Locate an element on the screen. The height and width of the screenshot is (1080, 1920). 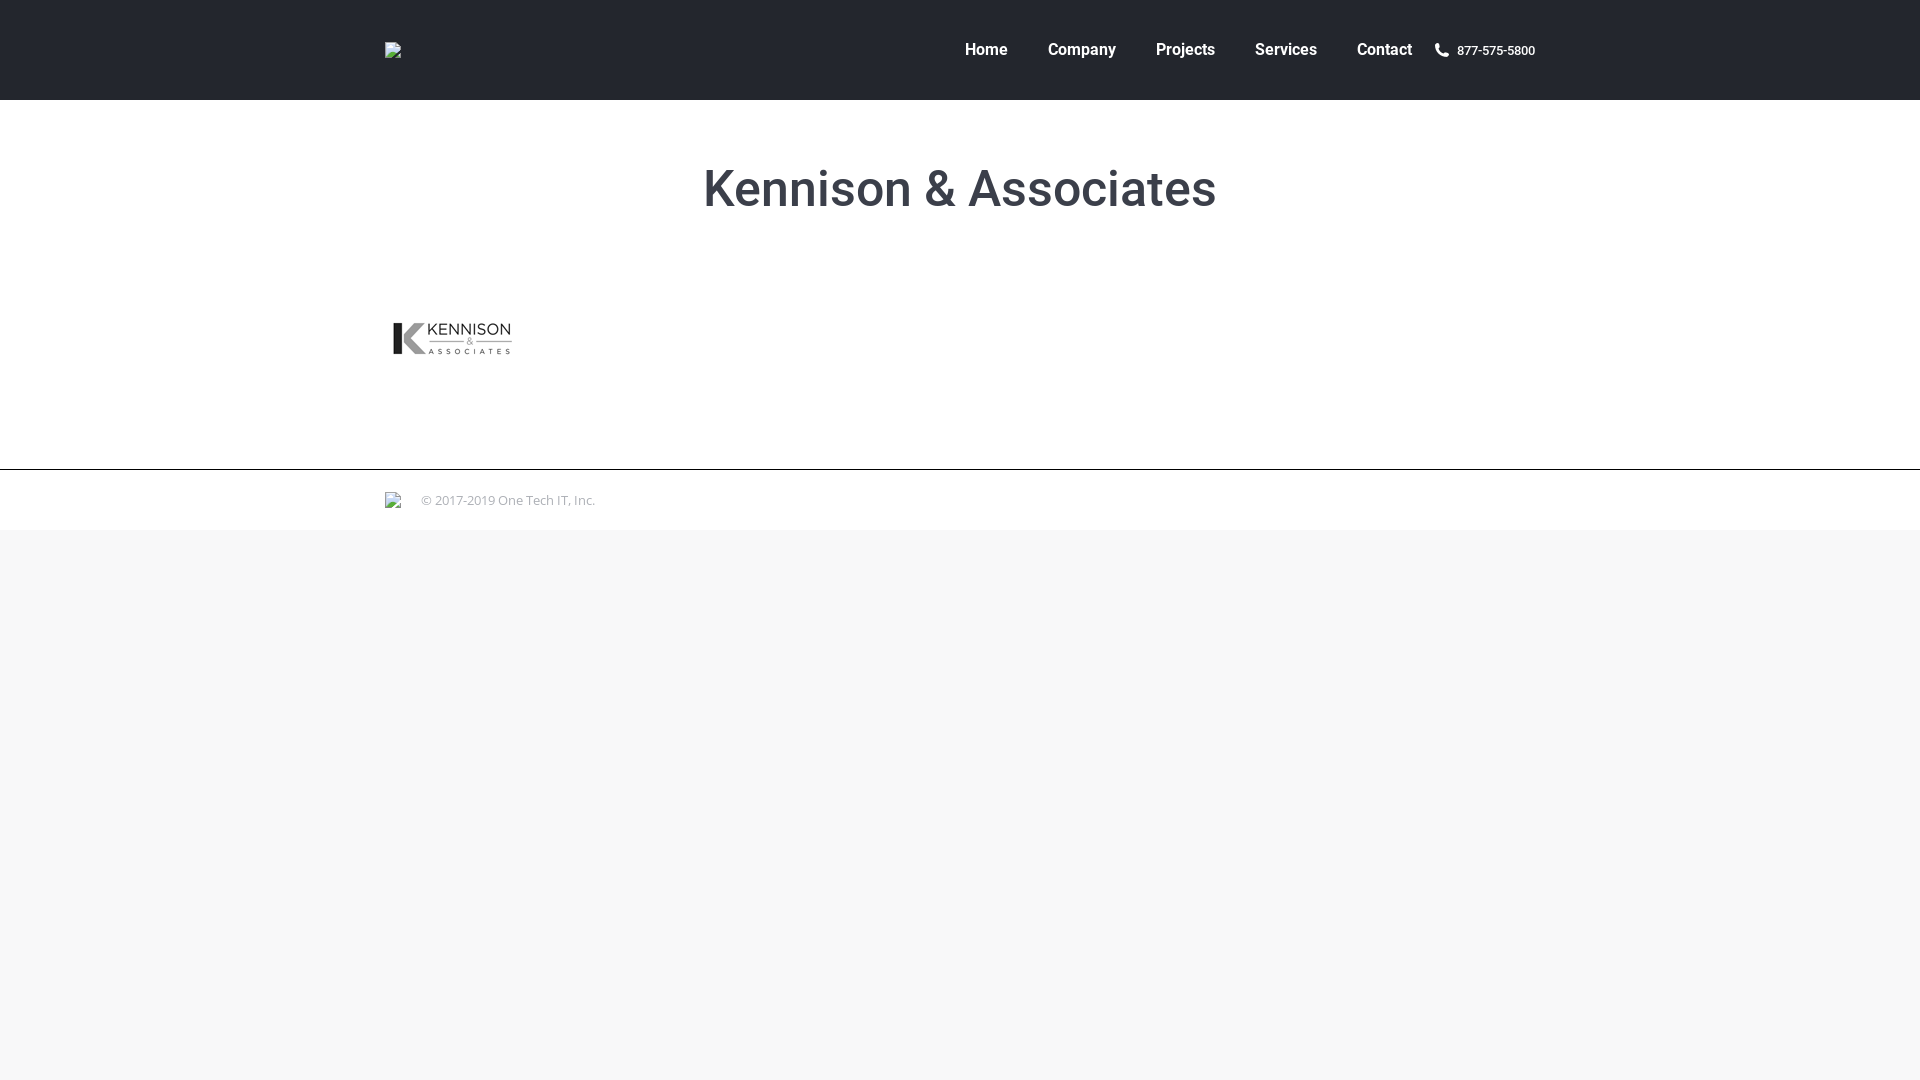
'Home' is located at coordinates (964, 49).